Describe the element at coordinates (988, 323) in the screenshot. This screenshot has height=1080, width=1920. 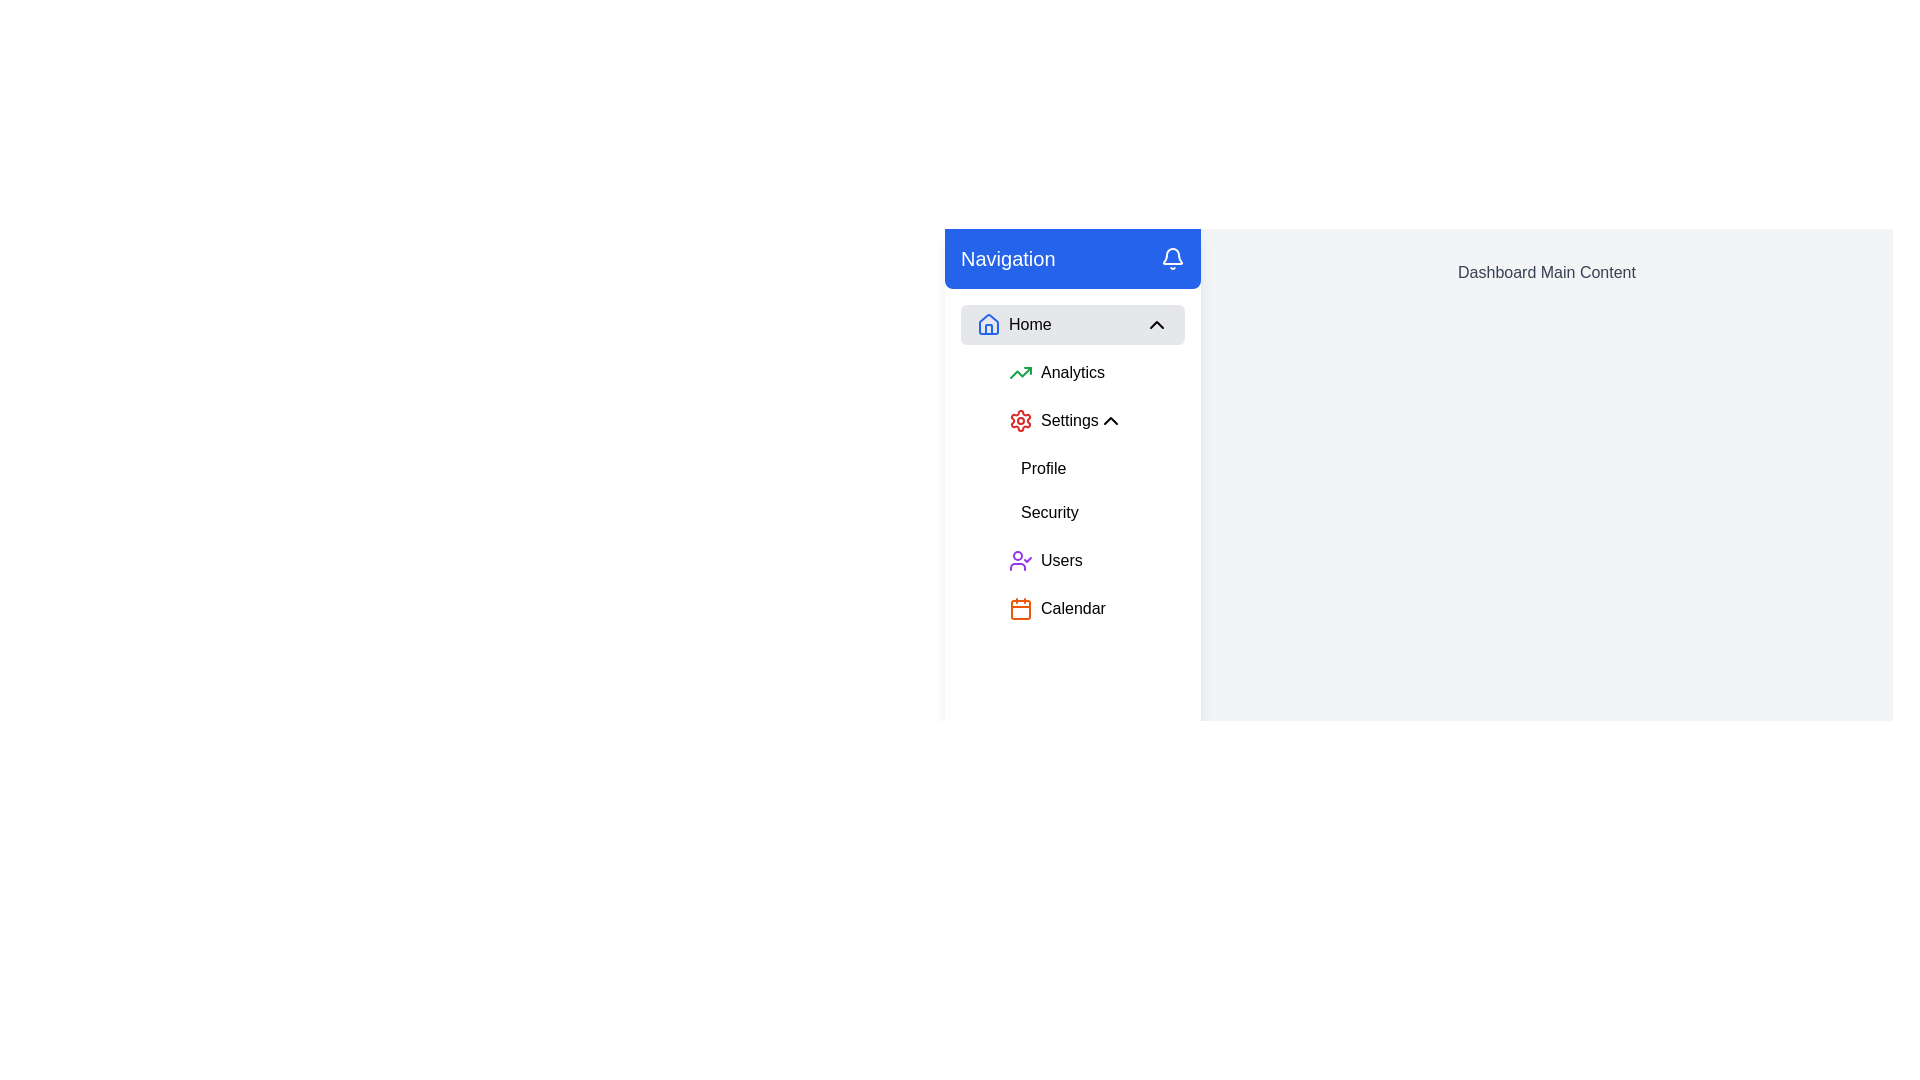
I see `the 'Home' icon in the top navigation menu, which is represented by a blue-stroked house graphic` at that location.